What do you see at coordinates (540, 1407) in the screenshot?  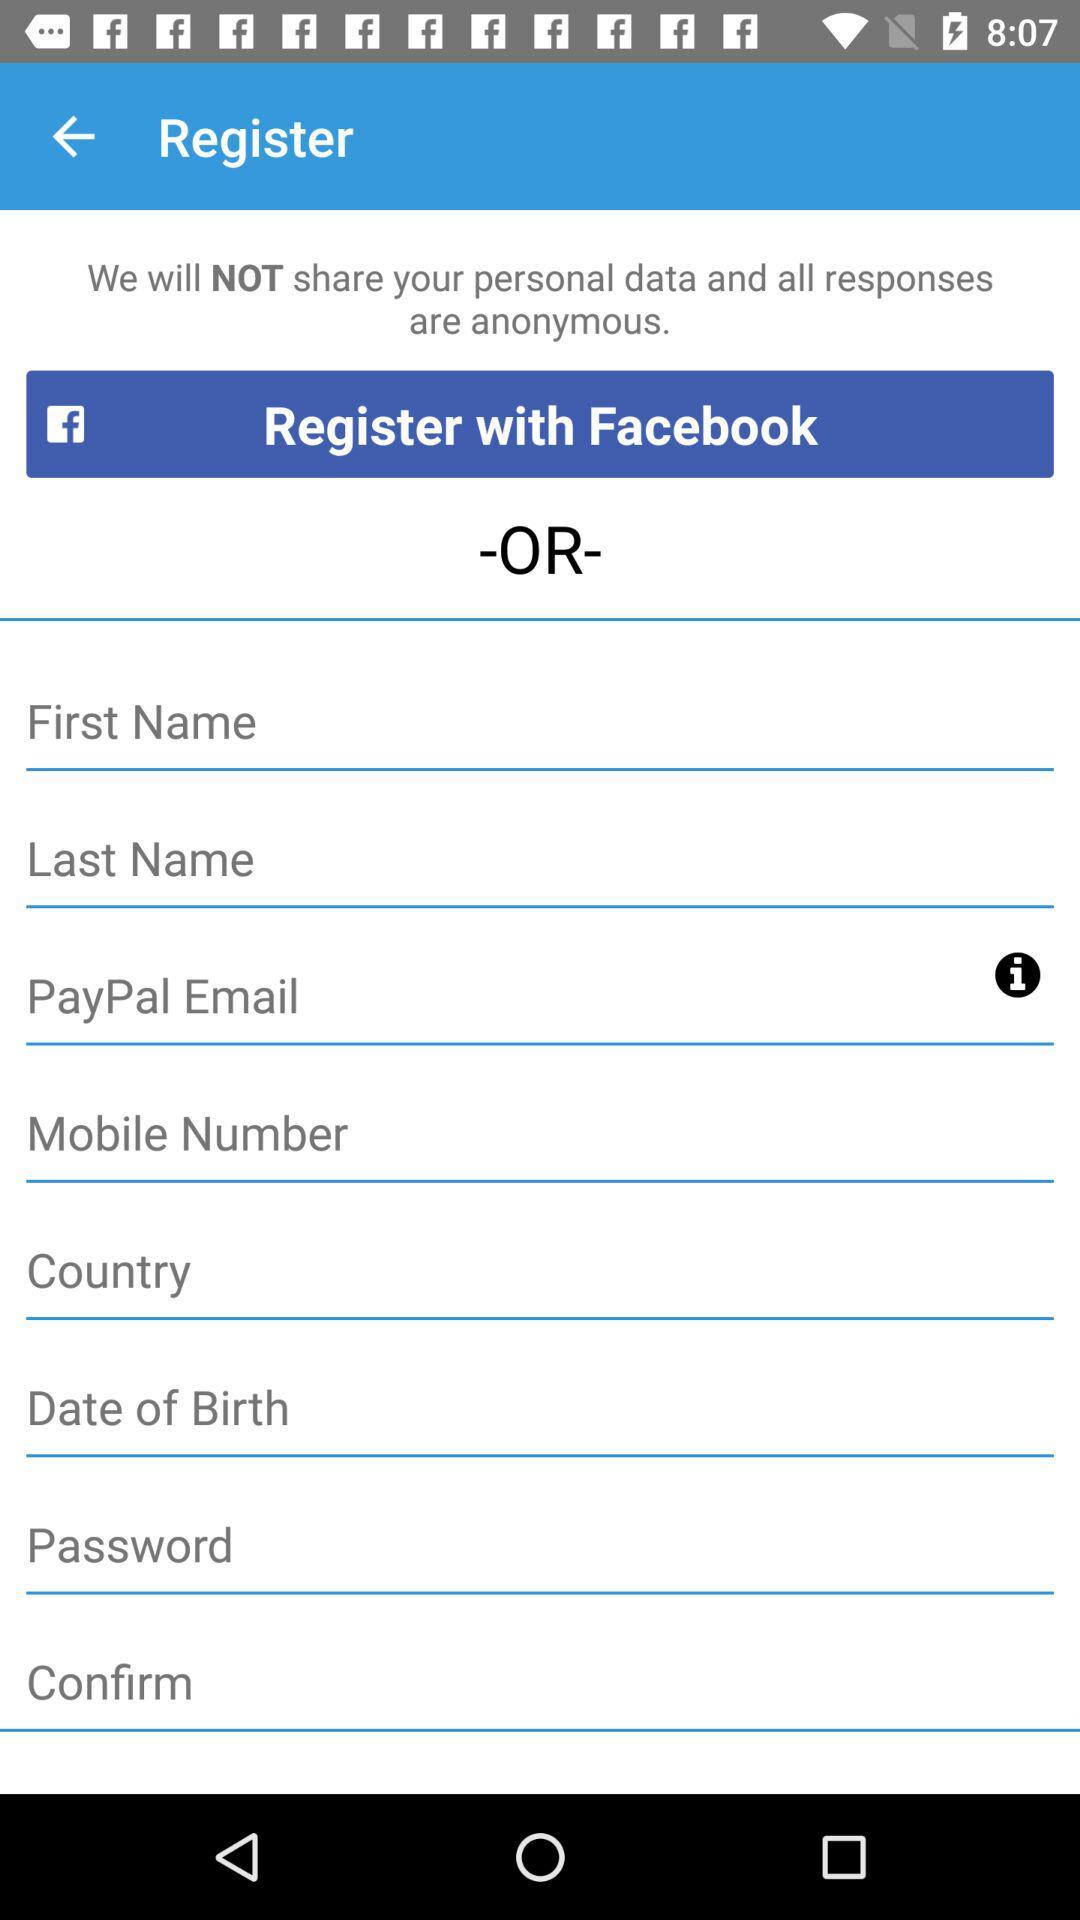 I see `date of birth` at bounding box center [540, 1407].